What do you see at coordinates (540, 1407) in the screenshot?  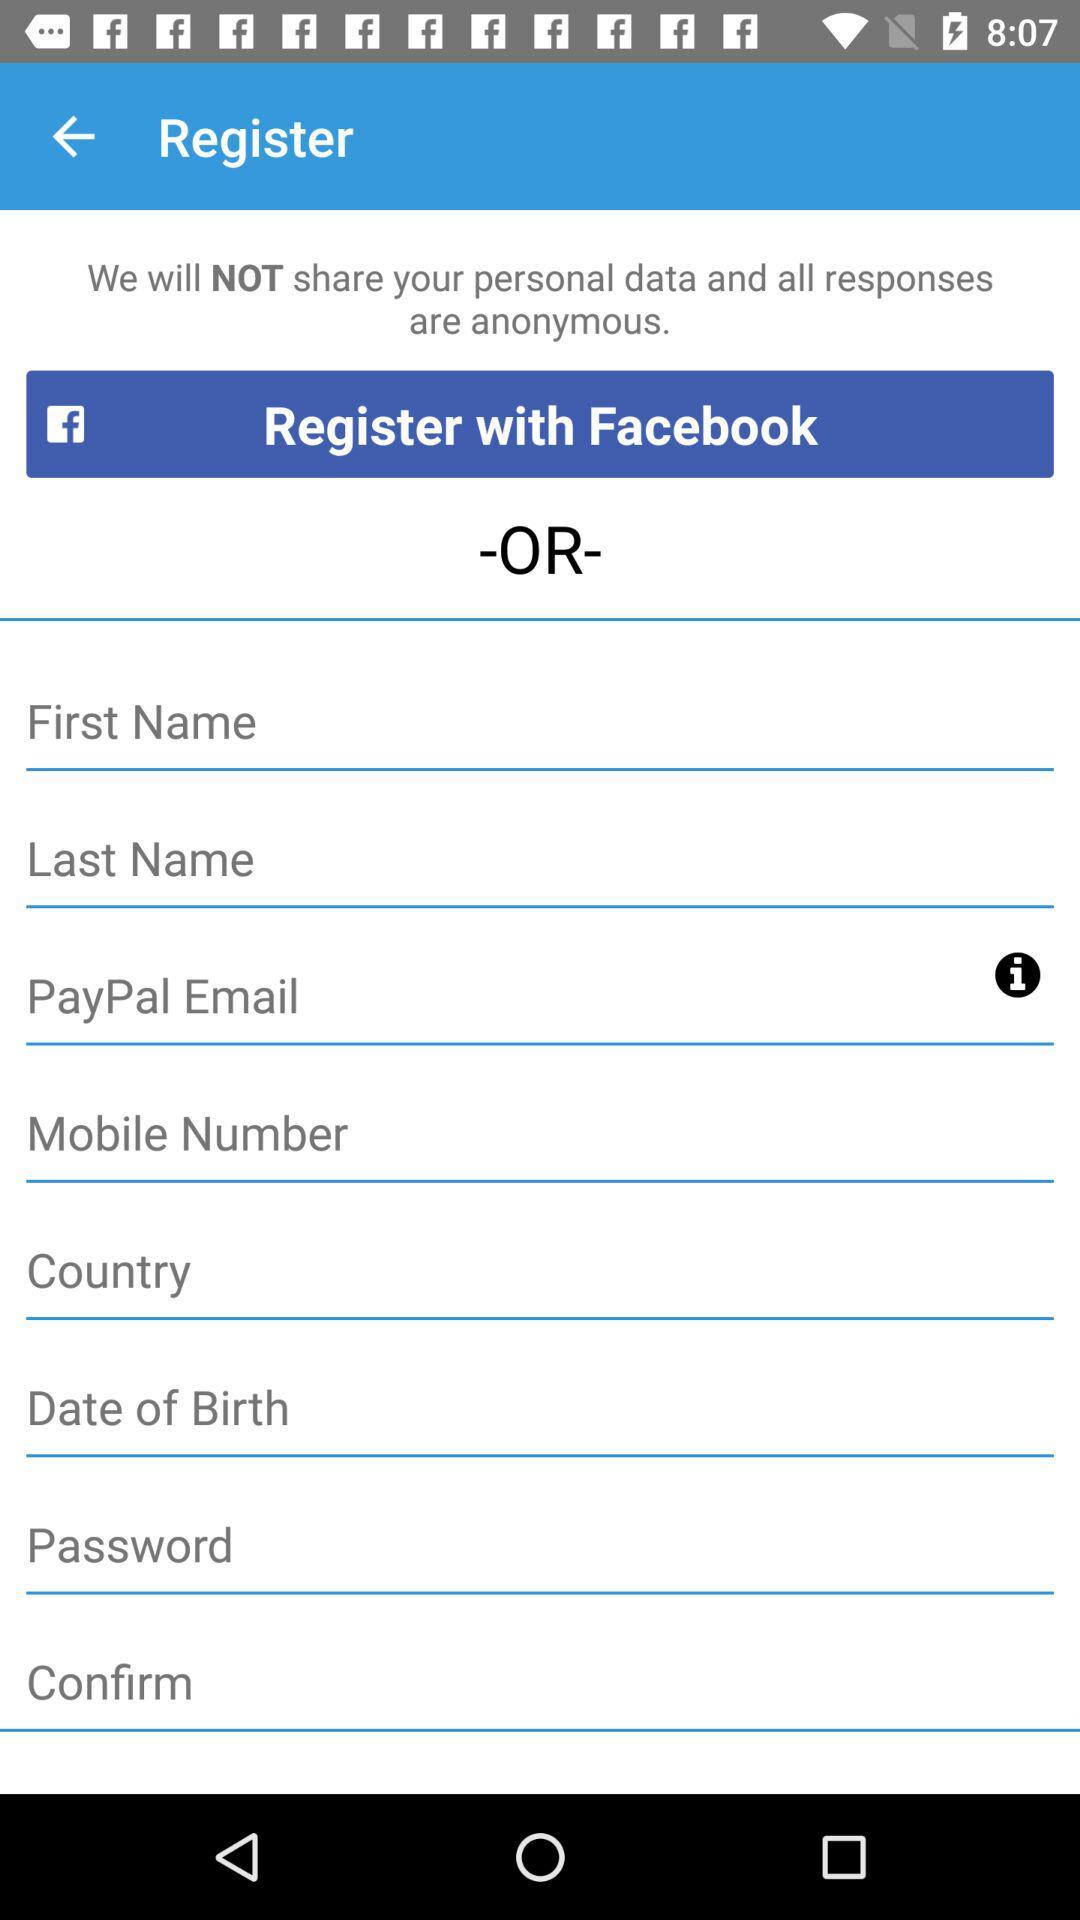 I see `date of birth` at bounding box center [540, 1407].